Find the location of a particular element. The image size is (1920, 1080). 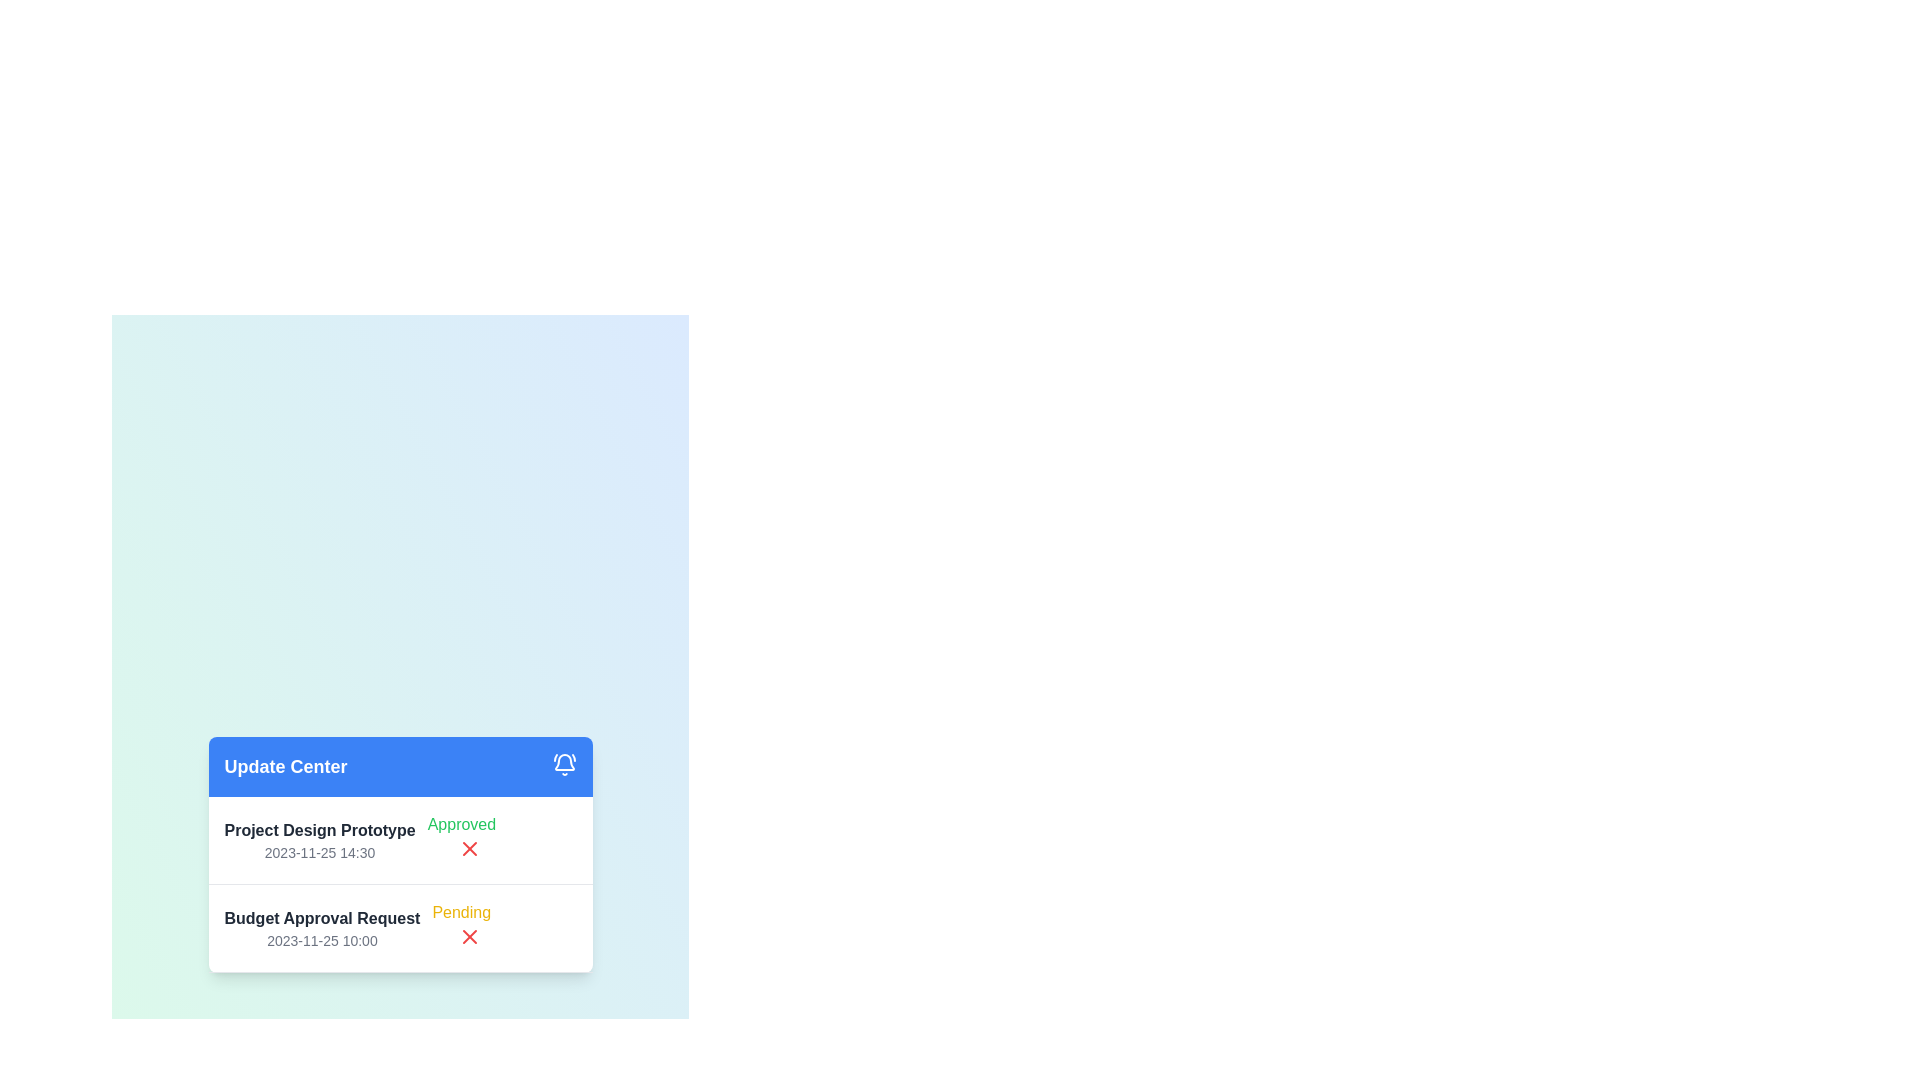

the 'Update Center' text label, which is prominently displayed in bold white font against a blue background within the header of the card is located at coordinates (285, 766).